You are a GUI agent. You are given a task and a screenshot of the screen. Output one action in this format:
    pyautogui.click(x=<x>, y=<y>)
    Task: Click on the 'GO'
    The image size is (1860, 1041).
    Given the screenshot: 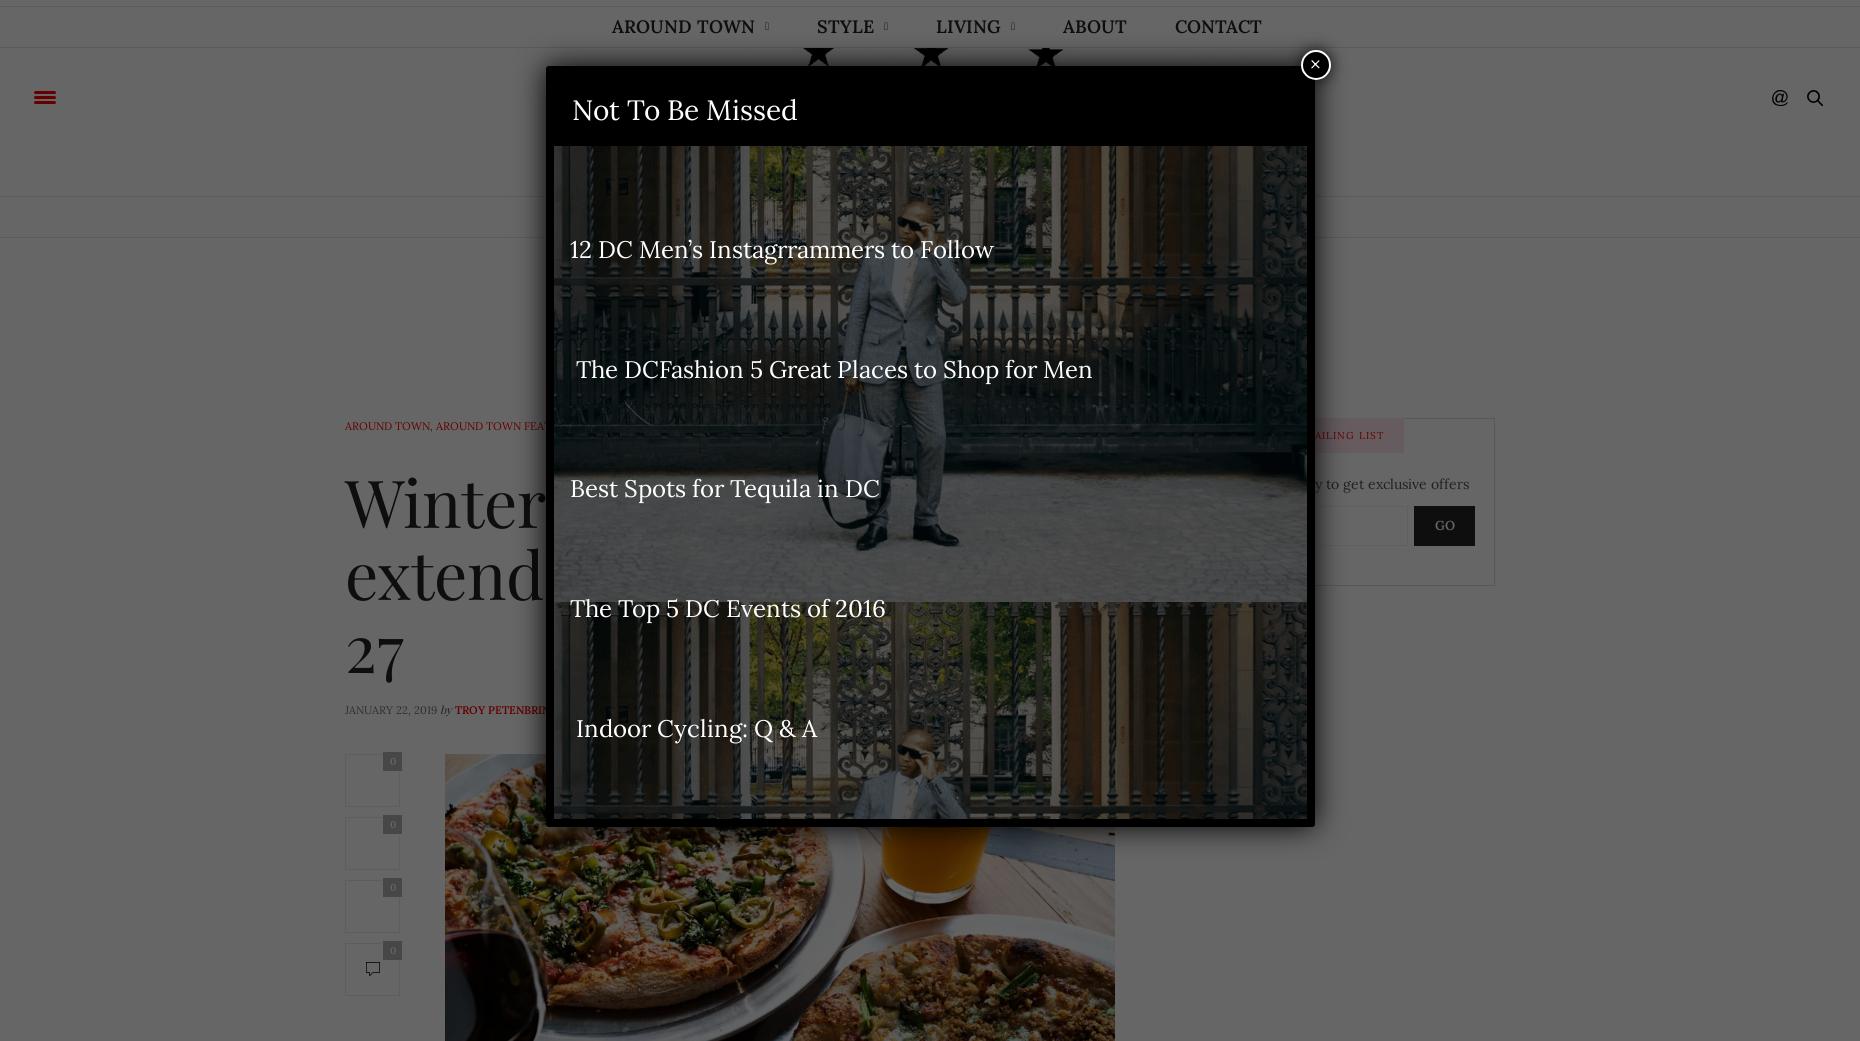 What is the action you would take?
    pyautogui.click(x=1442, y=525)
    